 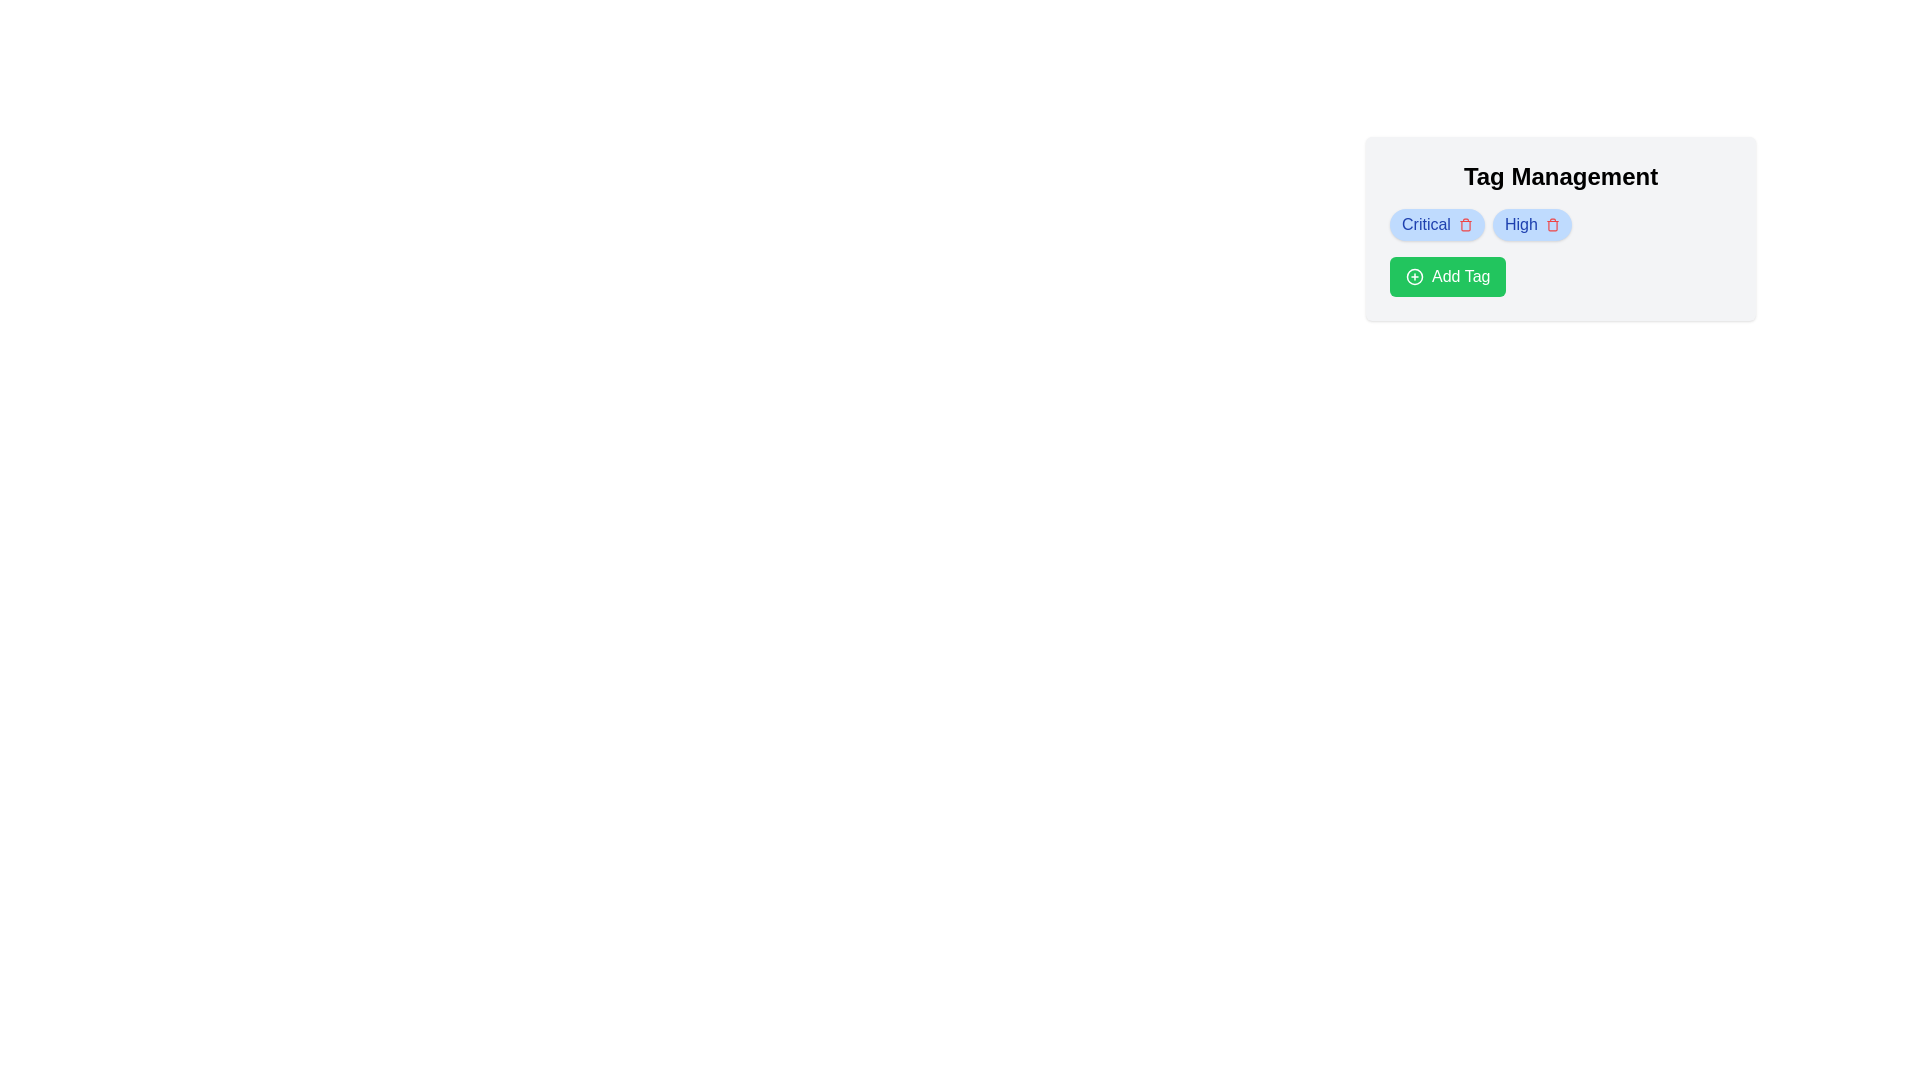 I want to click on the trash bin icon outlined in a linear style, so click(x=1465, y=225).